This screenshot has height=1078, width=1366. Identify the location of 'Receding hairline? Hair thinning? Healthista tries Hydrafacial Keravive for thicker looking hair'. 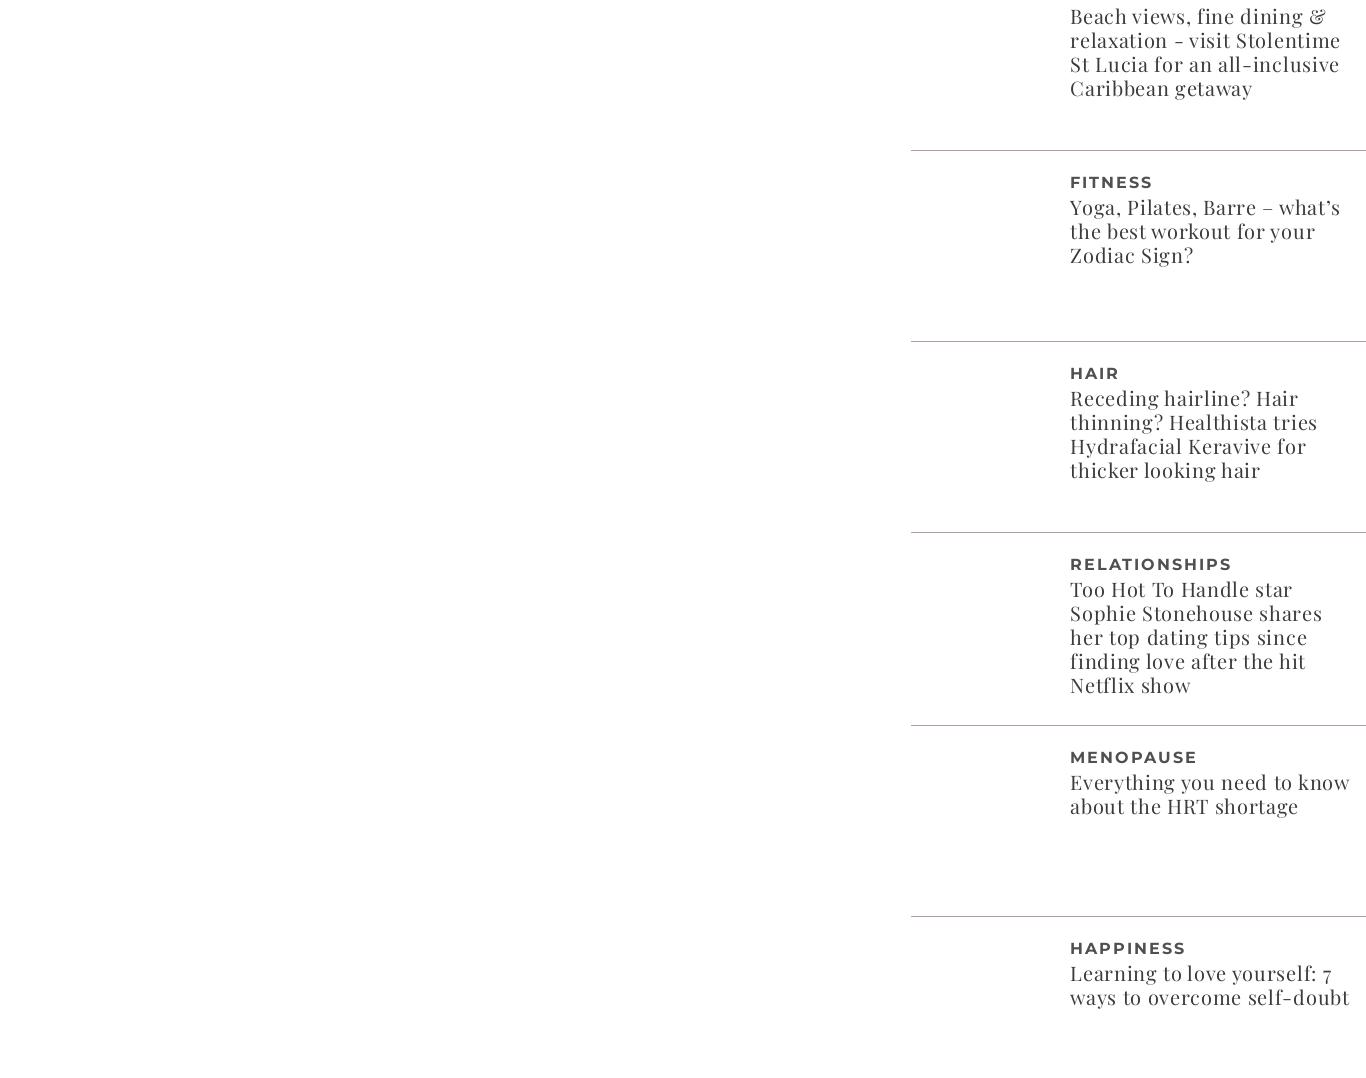
(1193, 432).